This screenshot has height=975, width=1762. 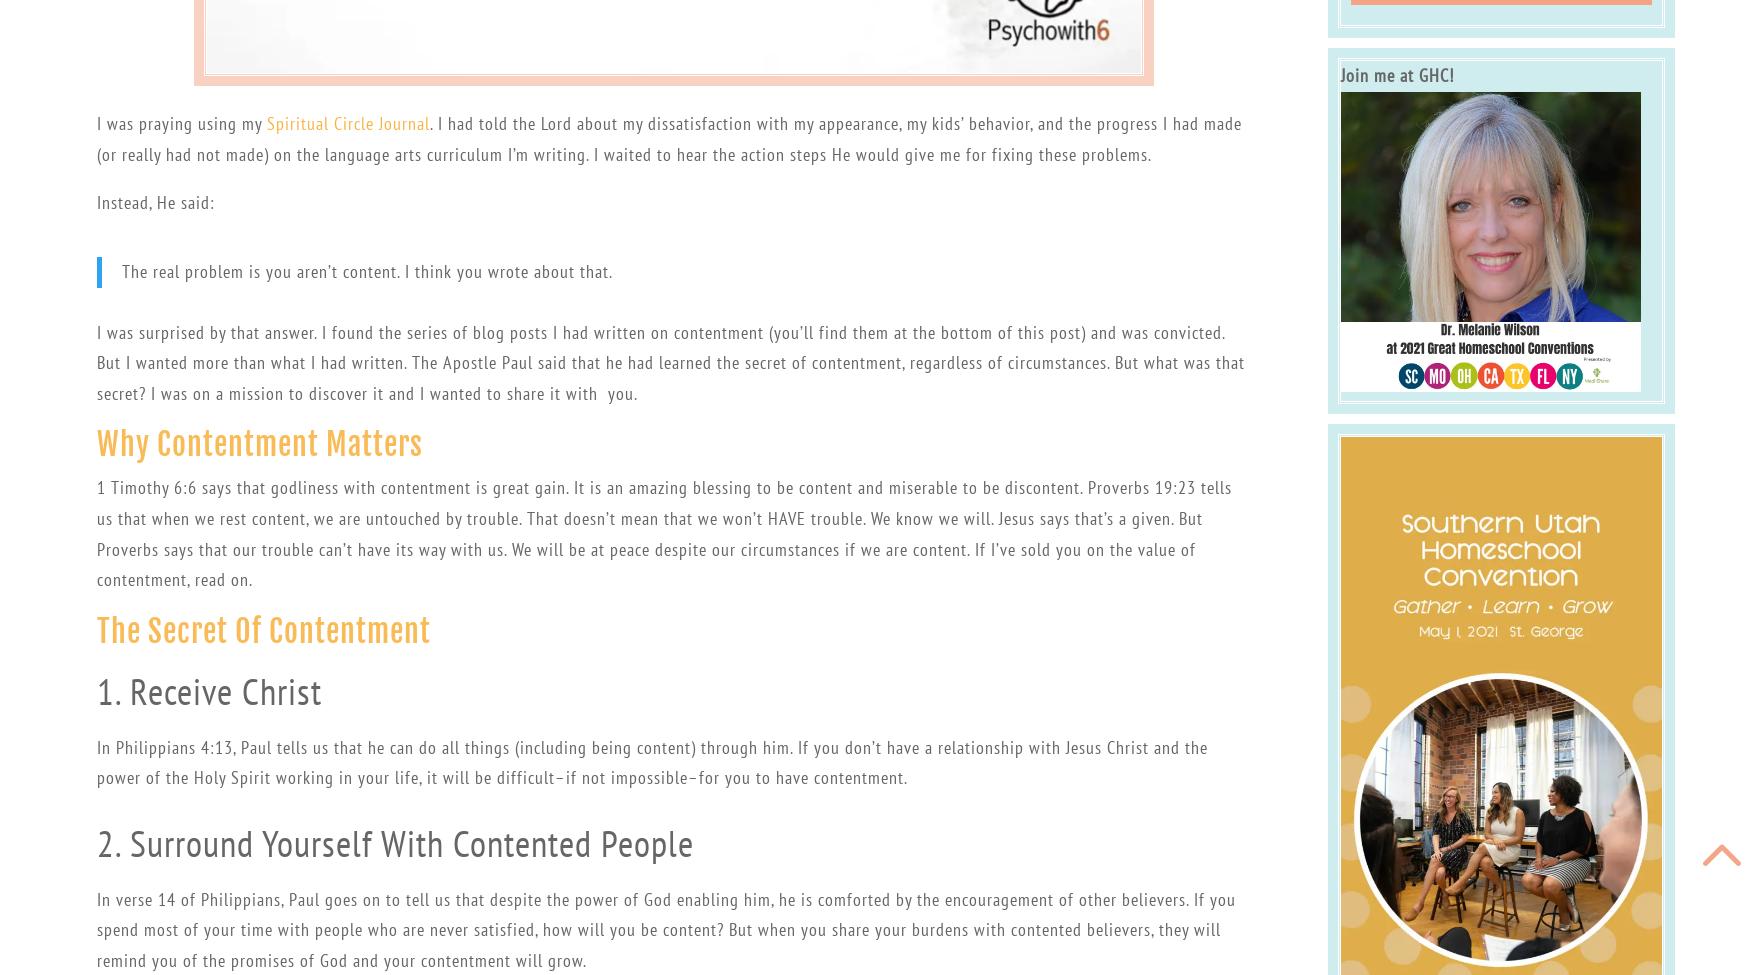 I want to click on 'Instead, He said:', so click(x=155, y=202).